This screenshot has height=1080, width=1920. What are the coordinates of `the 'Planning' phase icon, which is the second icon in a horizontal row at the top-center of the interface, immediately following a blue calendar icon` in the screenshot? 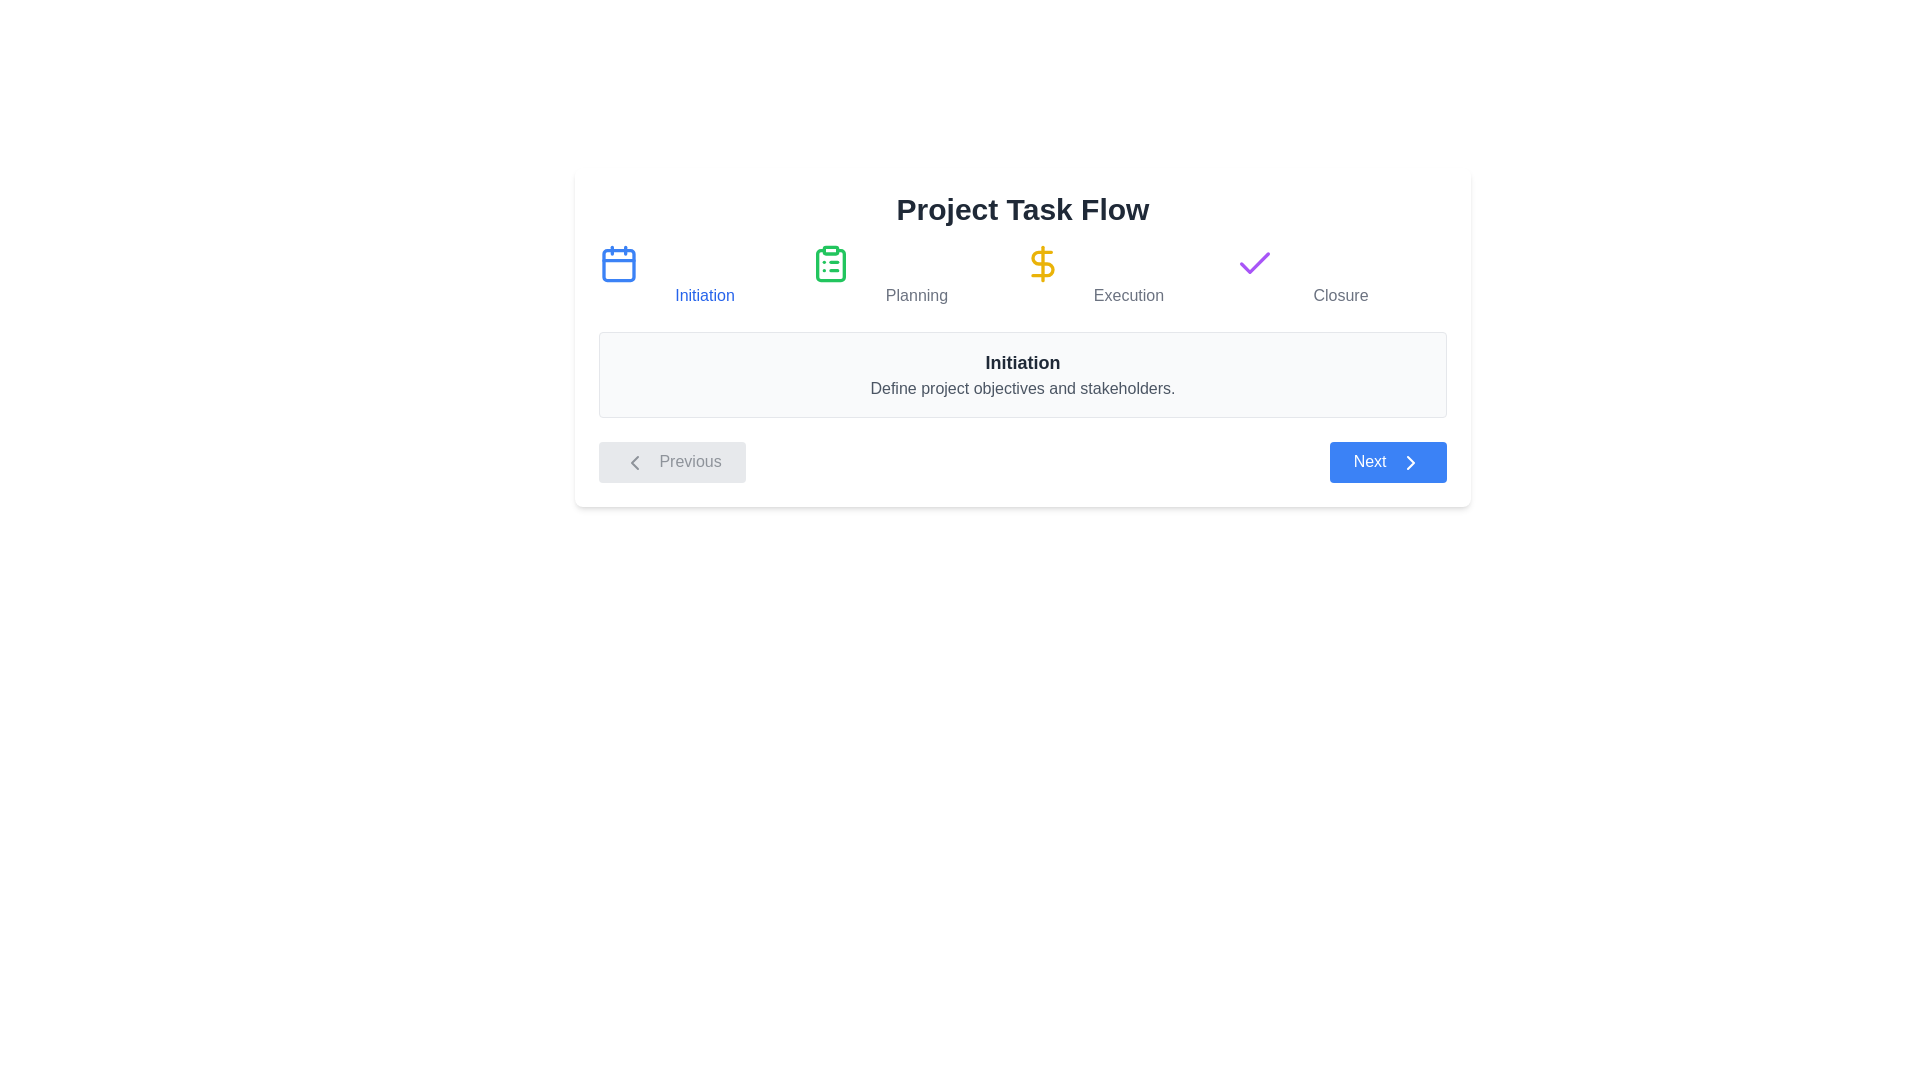 It's located at (830, 264).